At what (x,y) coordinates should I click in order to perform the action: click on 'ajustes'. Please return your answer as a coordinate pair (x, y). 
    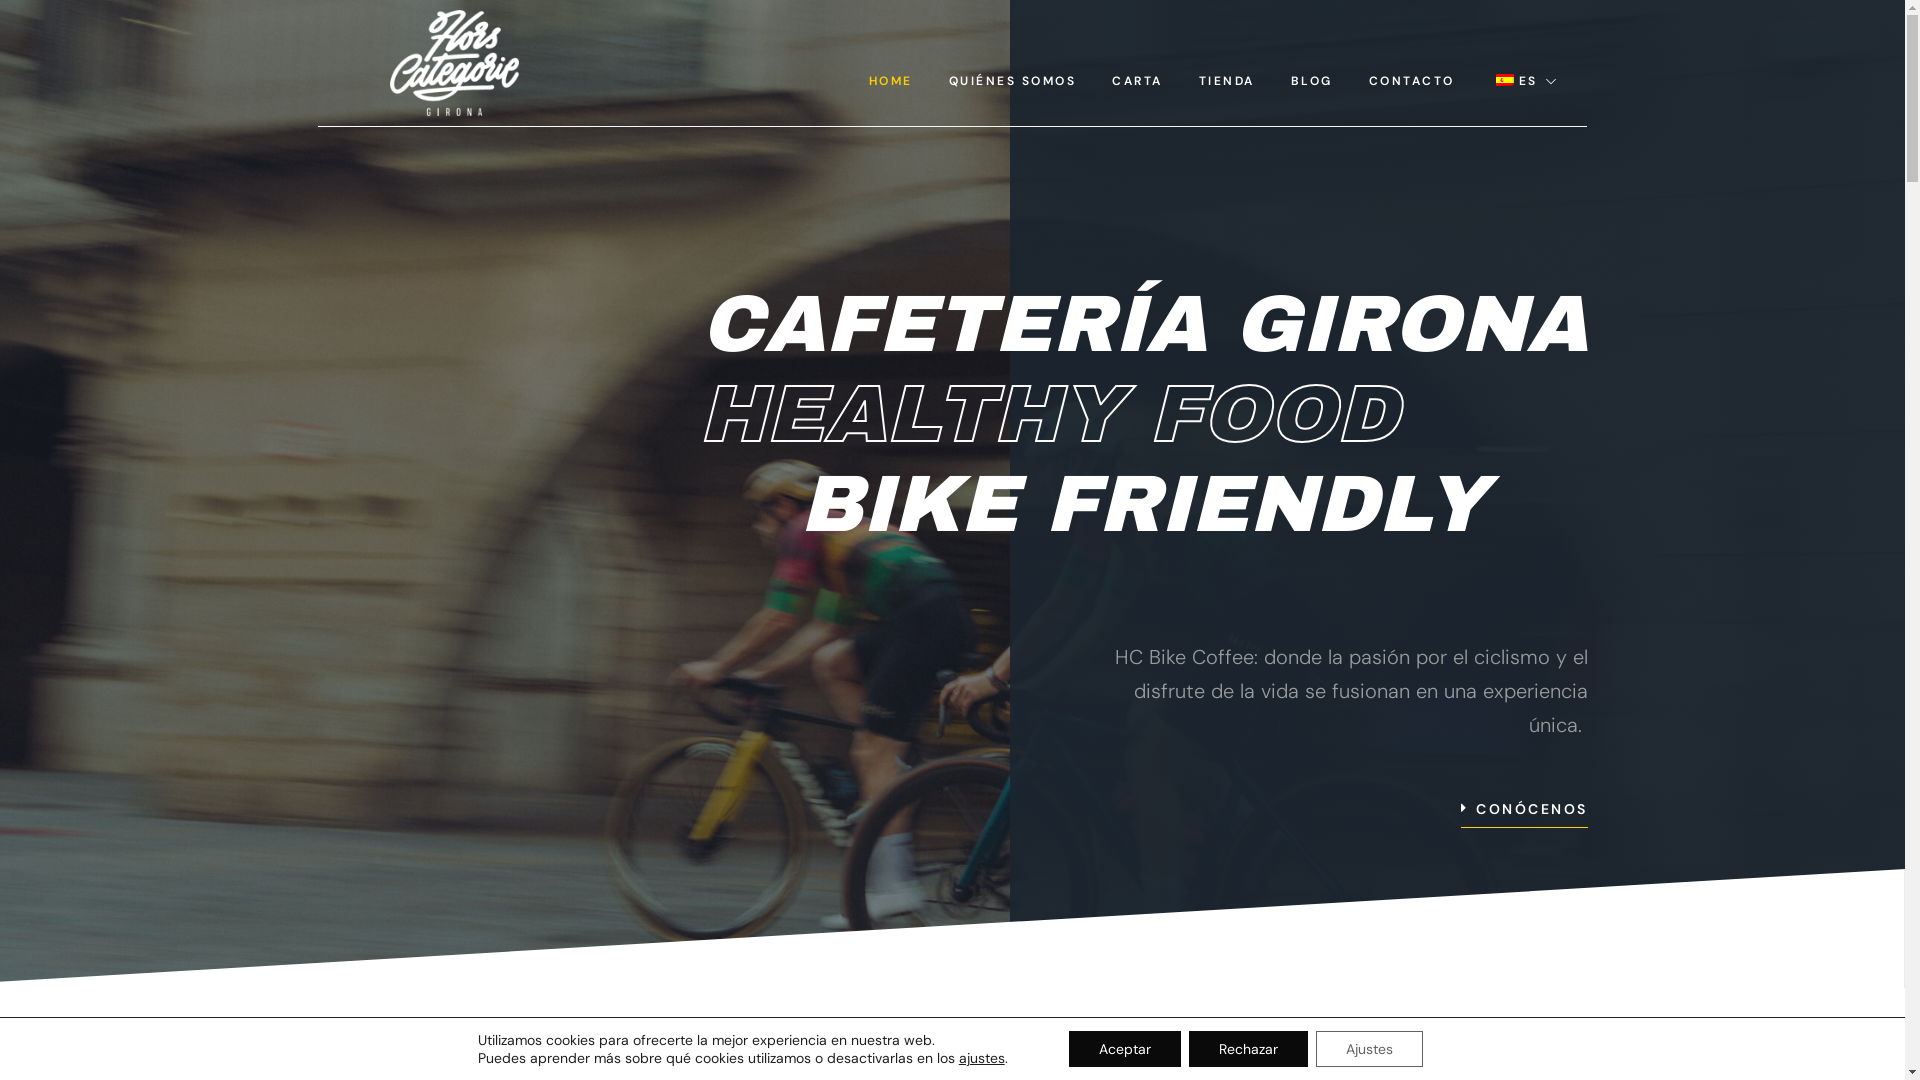
    Looking at the image, I should click on (982, 1056).